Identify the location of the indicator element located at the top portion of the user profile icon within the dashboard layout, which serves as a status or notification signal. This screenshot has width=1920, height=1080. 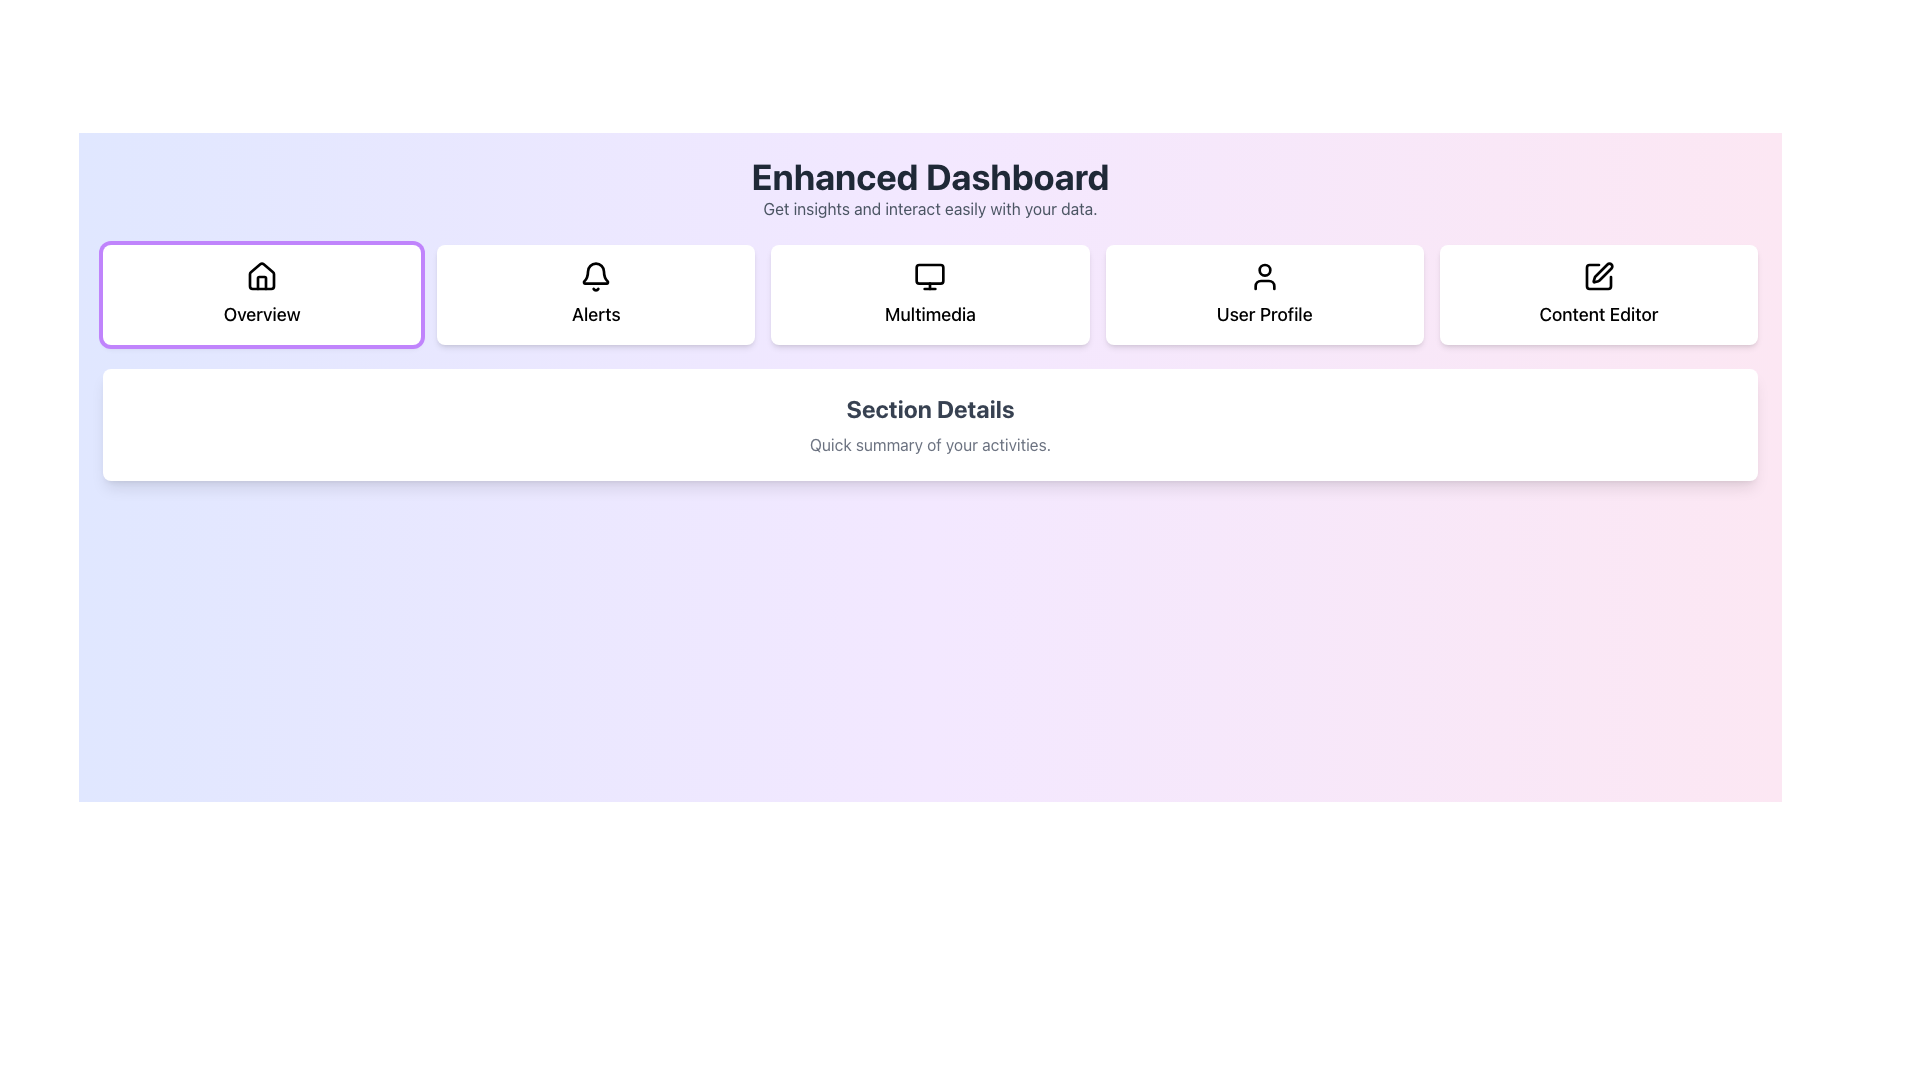
(1263, 270).